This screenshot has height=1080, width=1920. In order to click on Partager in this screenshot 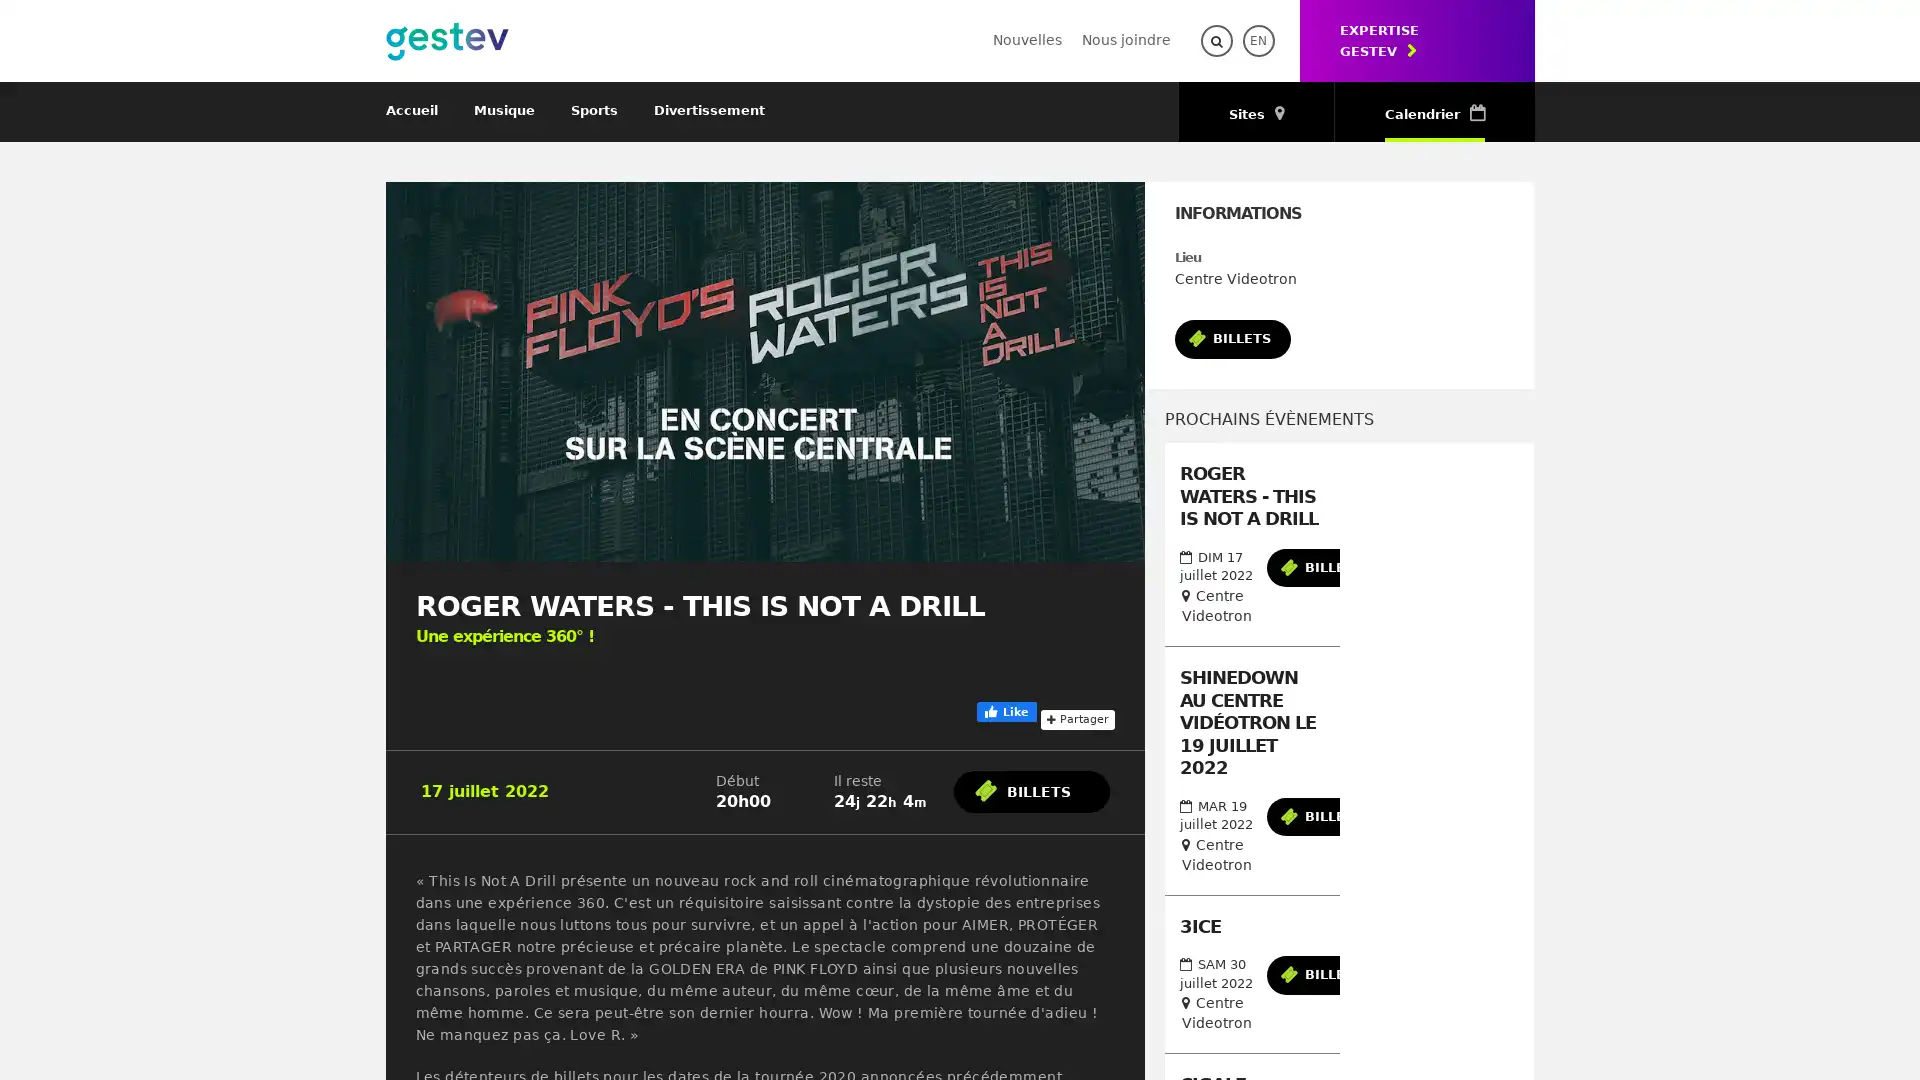, I will do `click(1075, 593)`.